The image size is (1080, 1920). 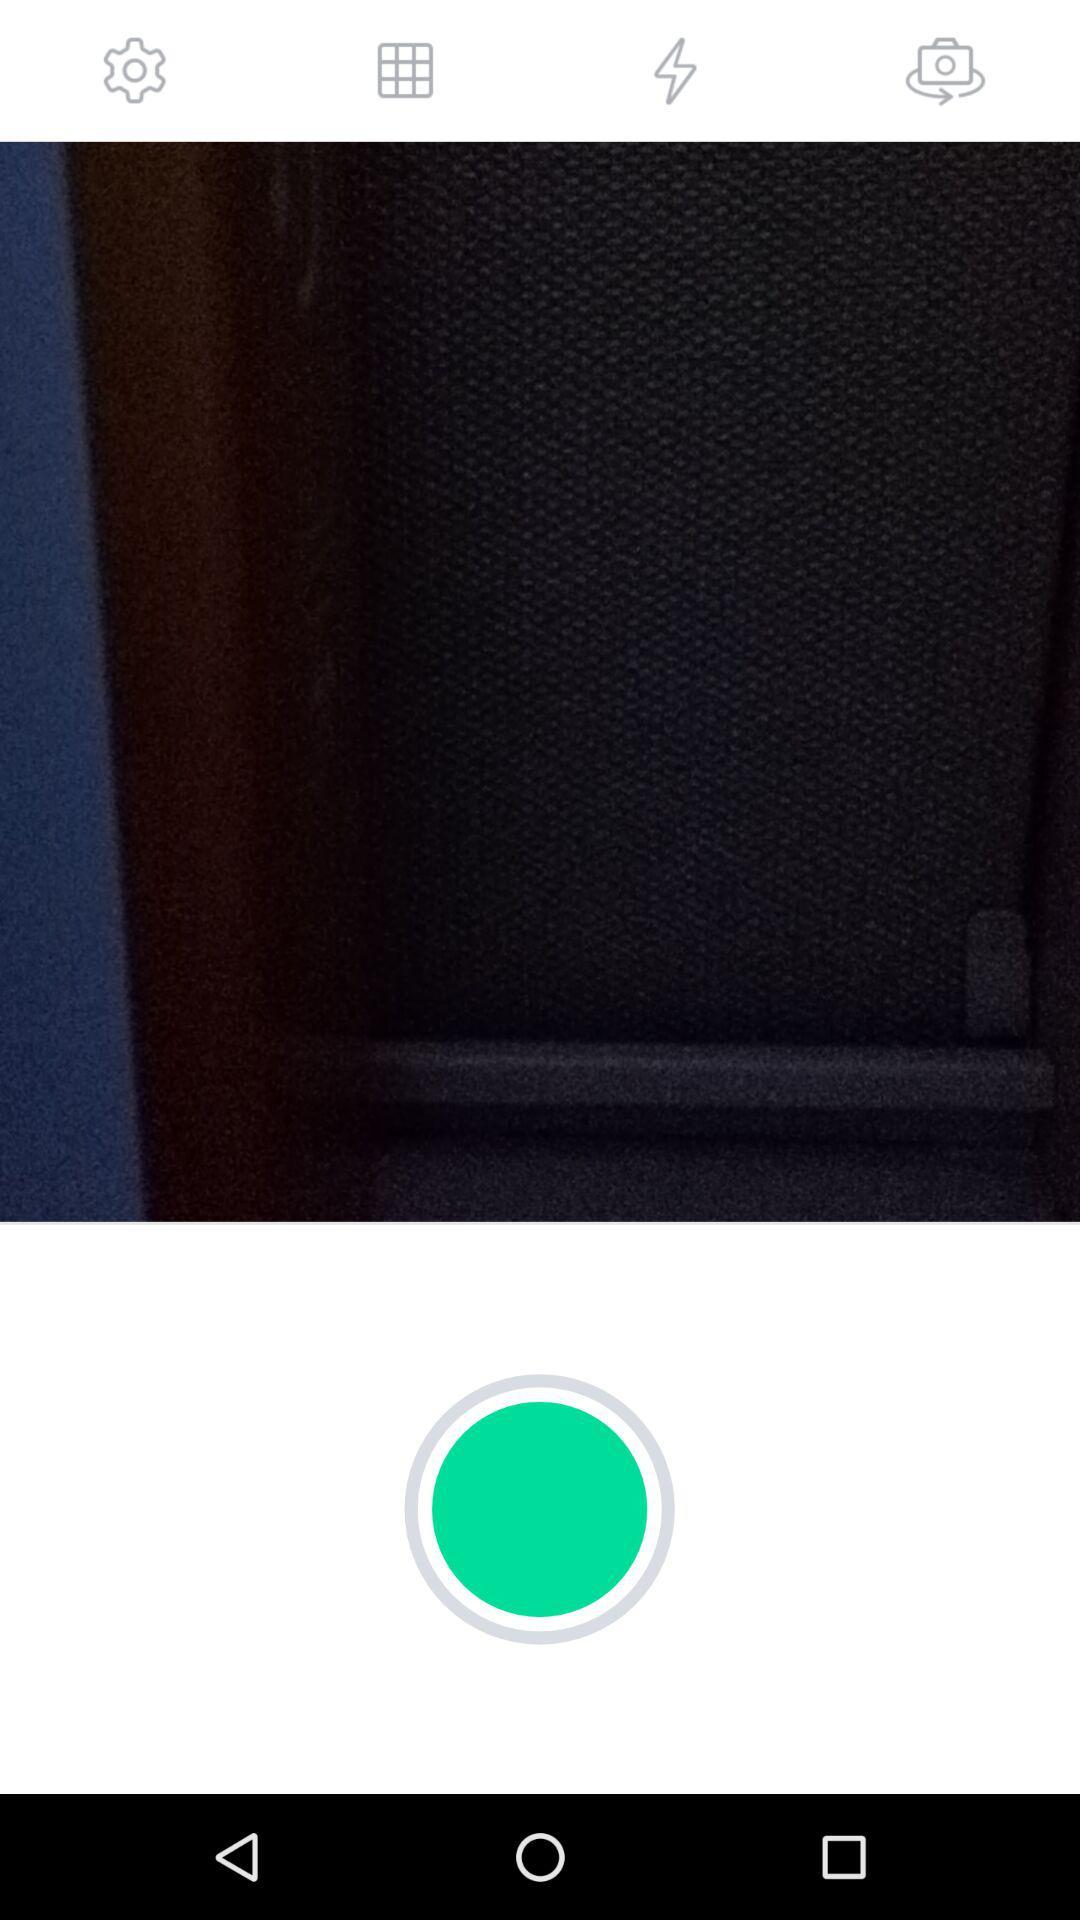 What do you see at coordinates (405, 75) in the screenshot?
I see `the more icon` at bounding box center [405, 75].